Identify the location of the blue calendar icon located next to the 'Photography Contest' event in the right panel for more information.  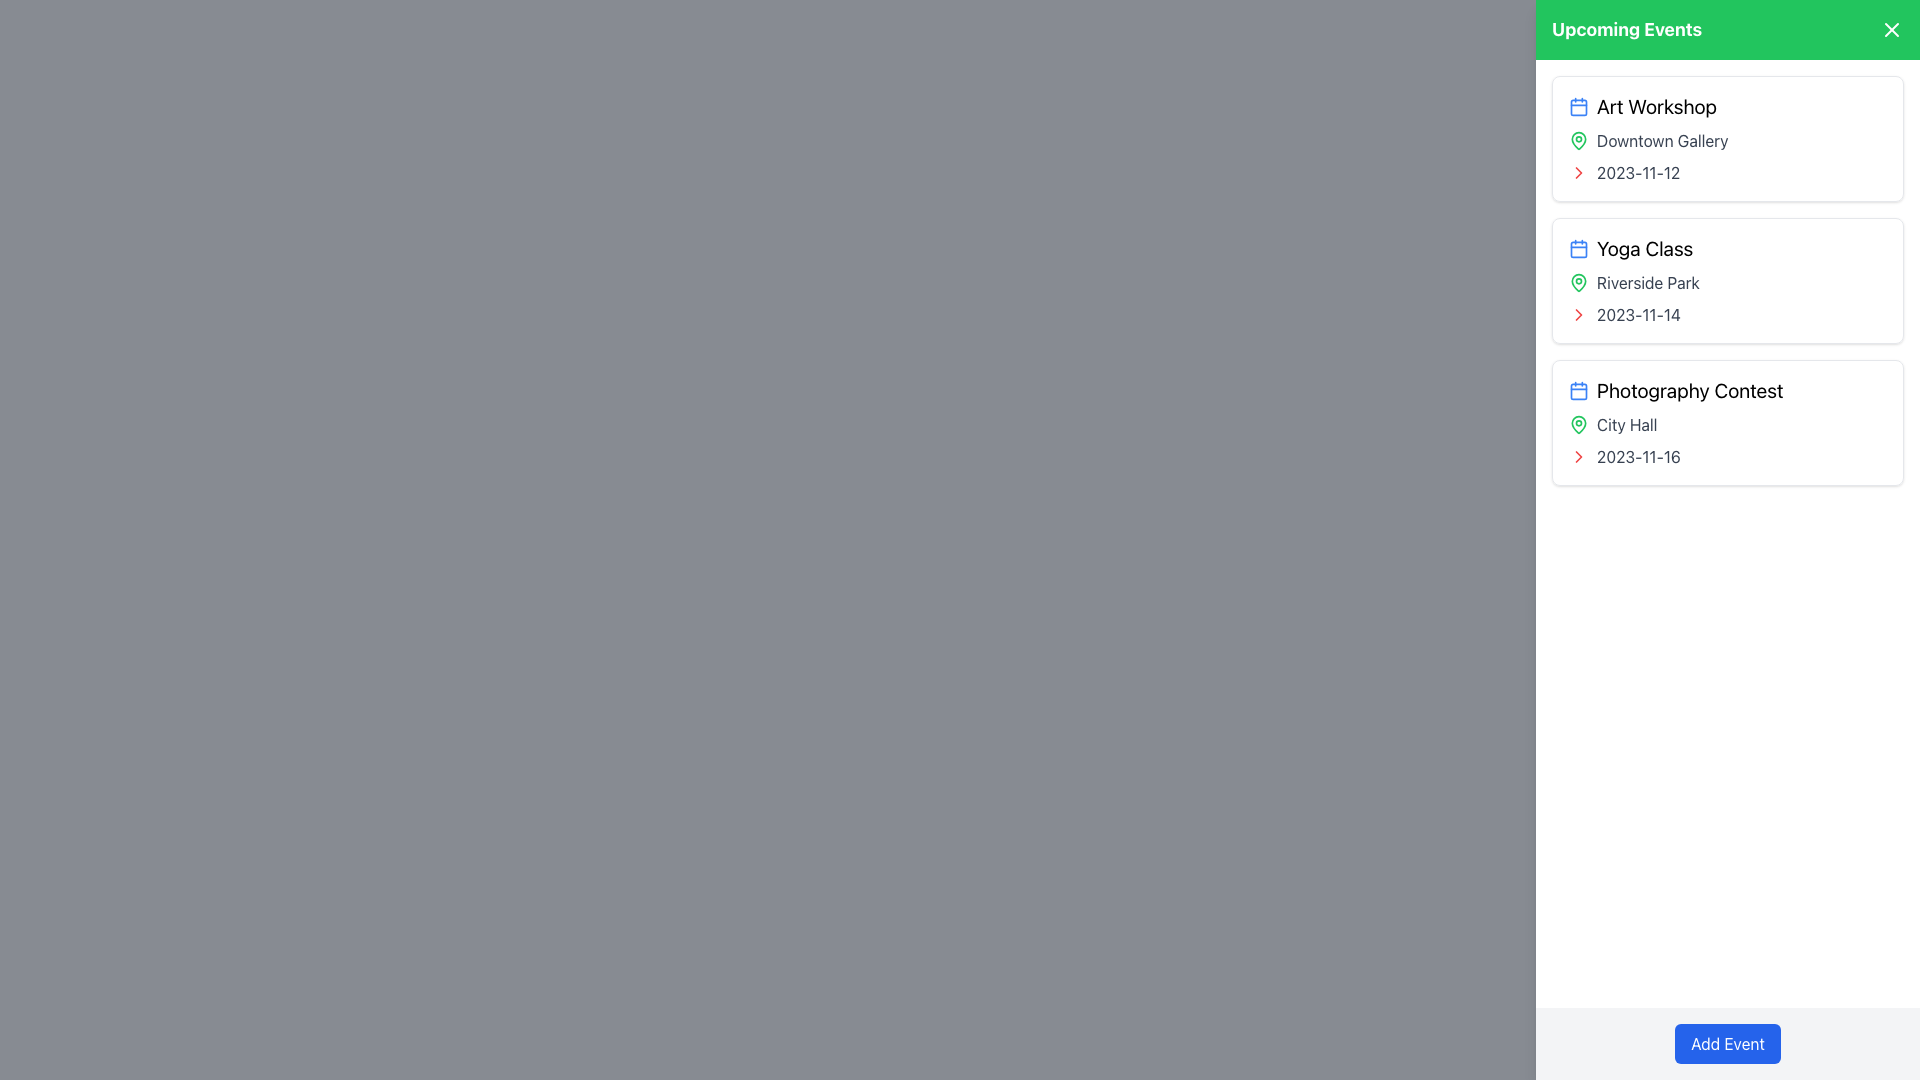
(1578, 390).